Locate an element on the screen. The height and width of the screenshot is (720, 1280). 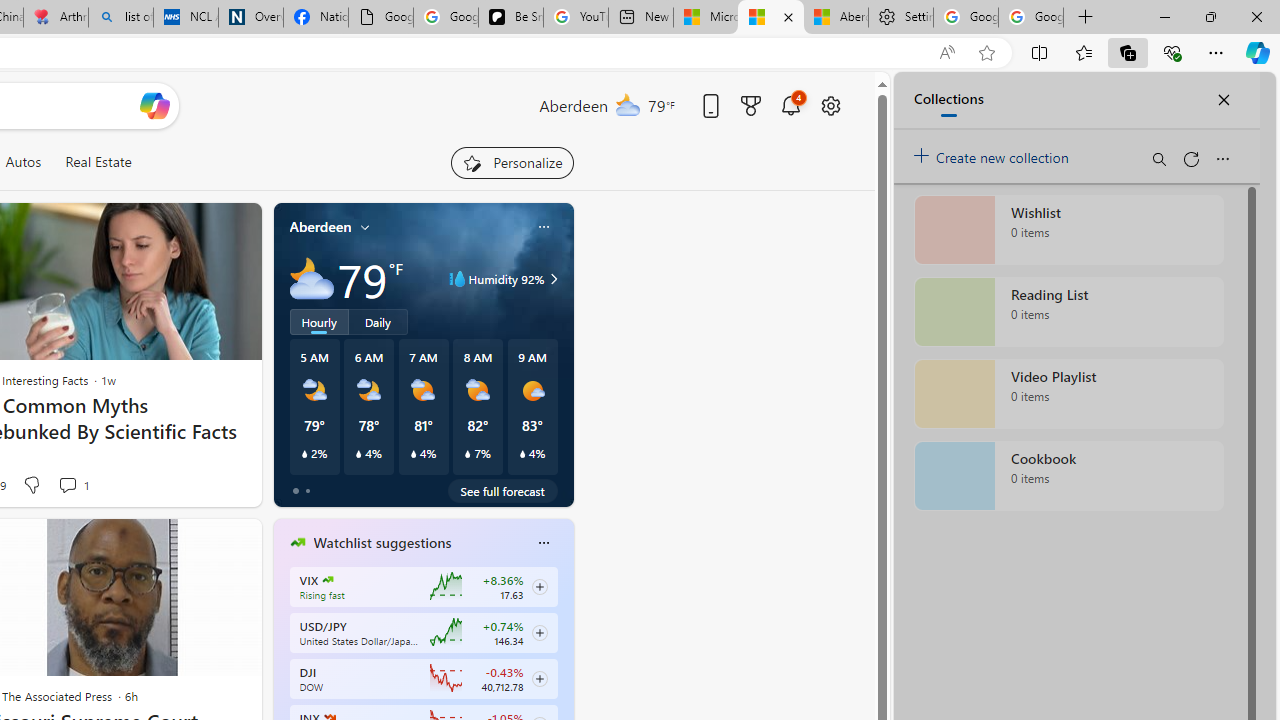
'Personalize your feed"' is located at coordinates (512, 162).